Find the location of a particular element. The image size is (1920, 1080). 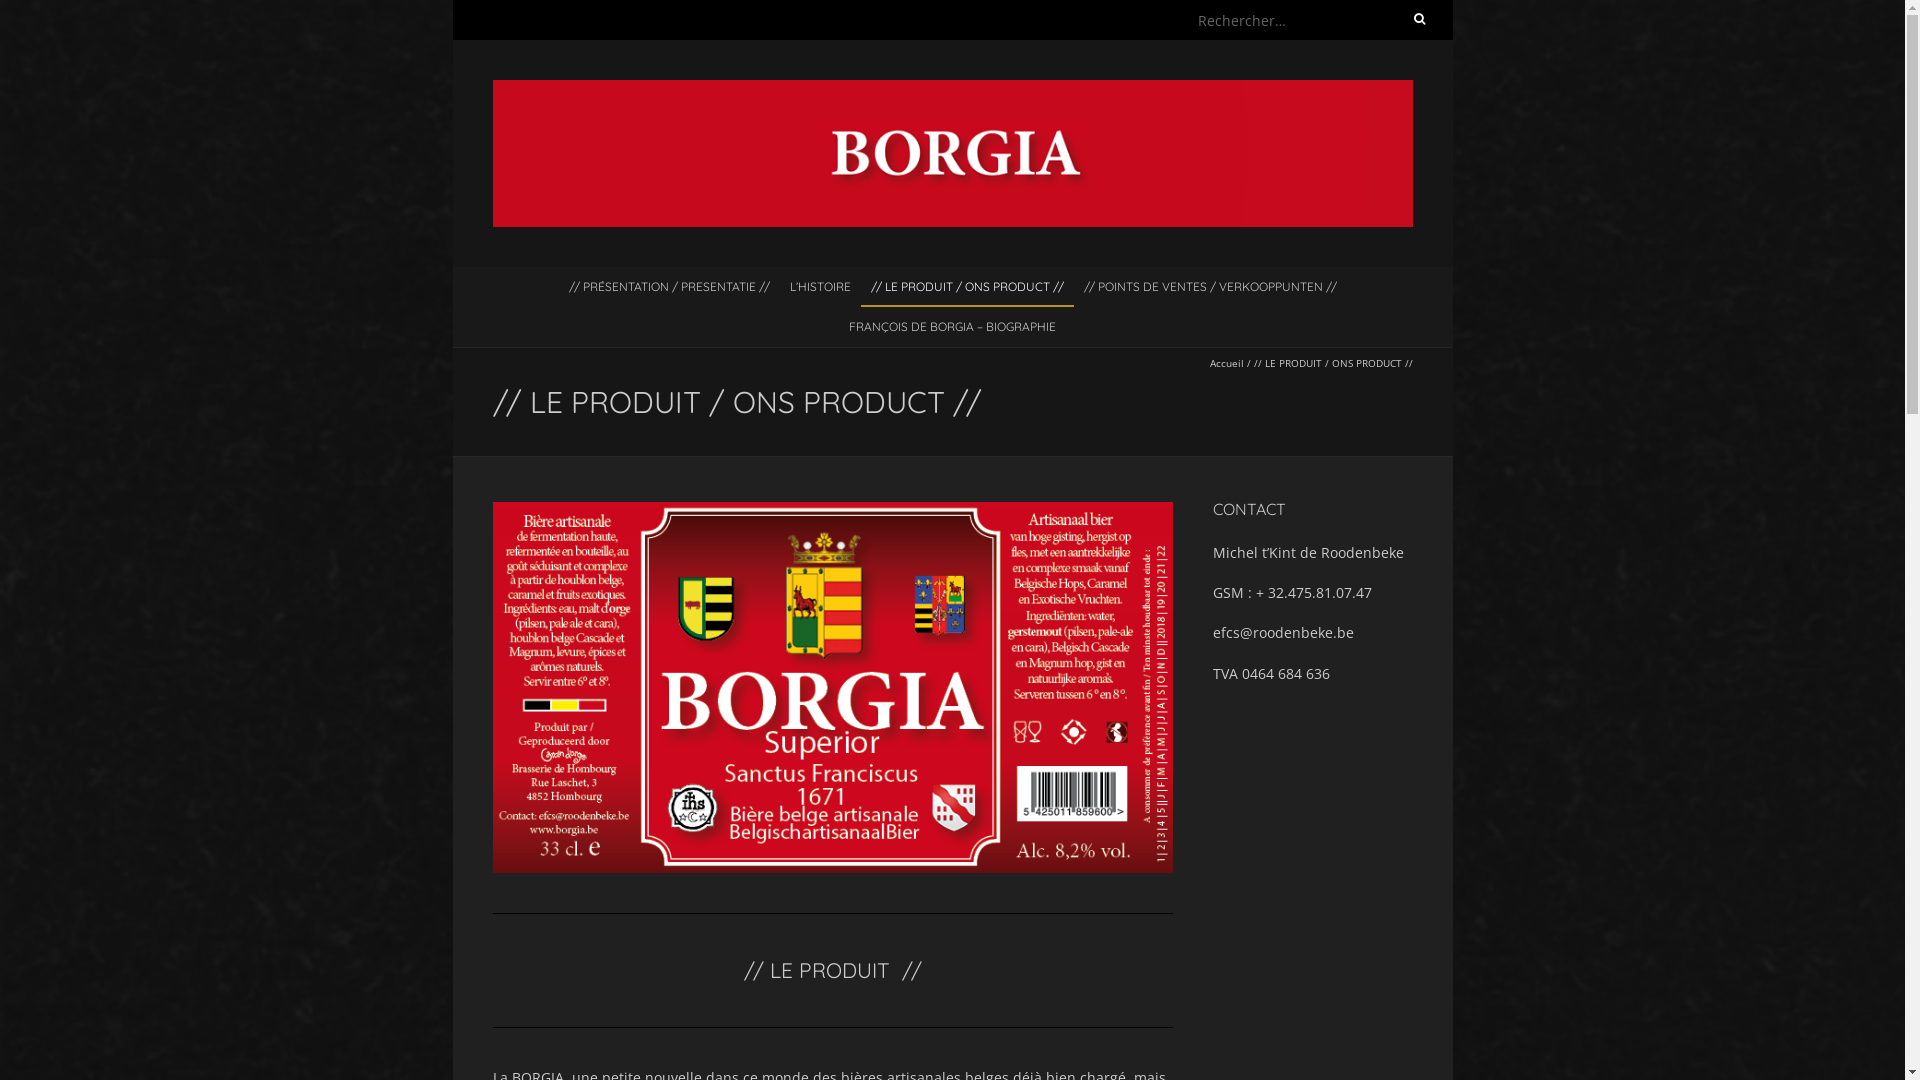

'// POINTS DE VENTES / VERKOOPPUNTEN //' is located at coordinates (1209, 285).